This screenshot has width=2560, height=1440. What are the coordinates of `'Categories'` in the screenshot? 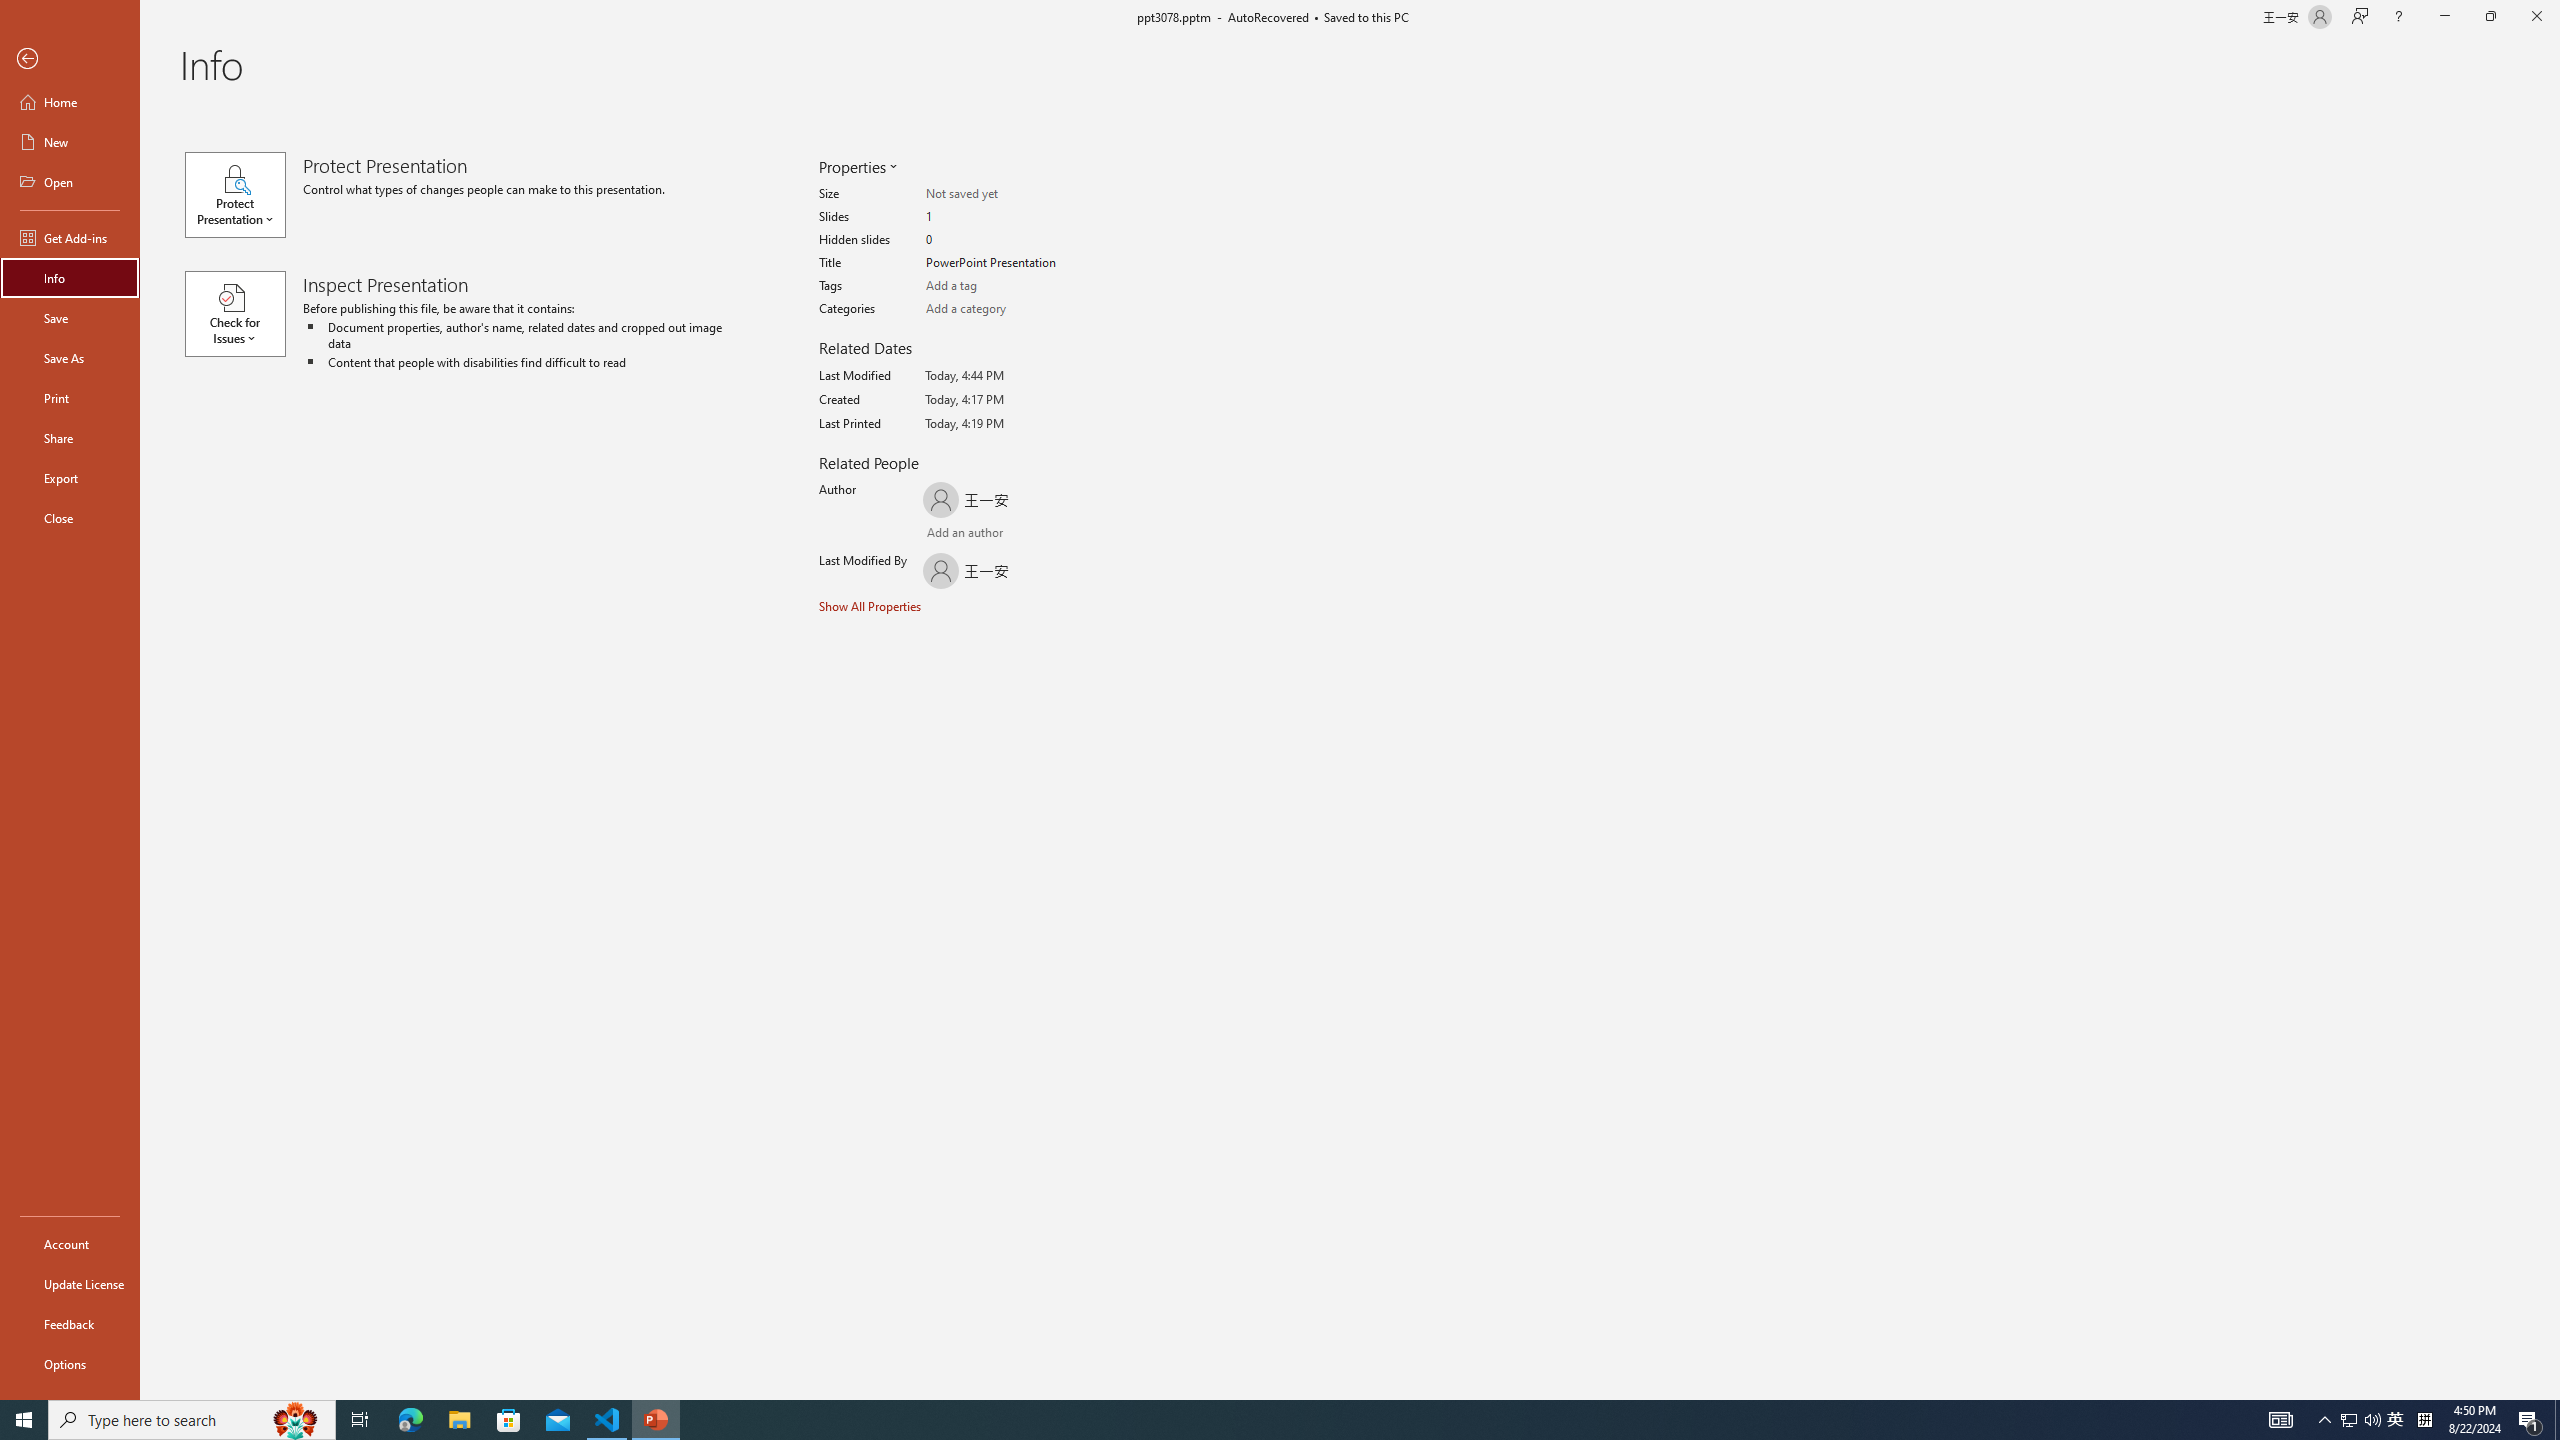 It's located at (1003, 309).